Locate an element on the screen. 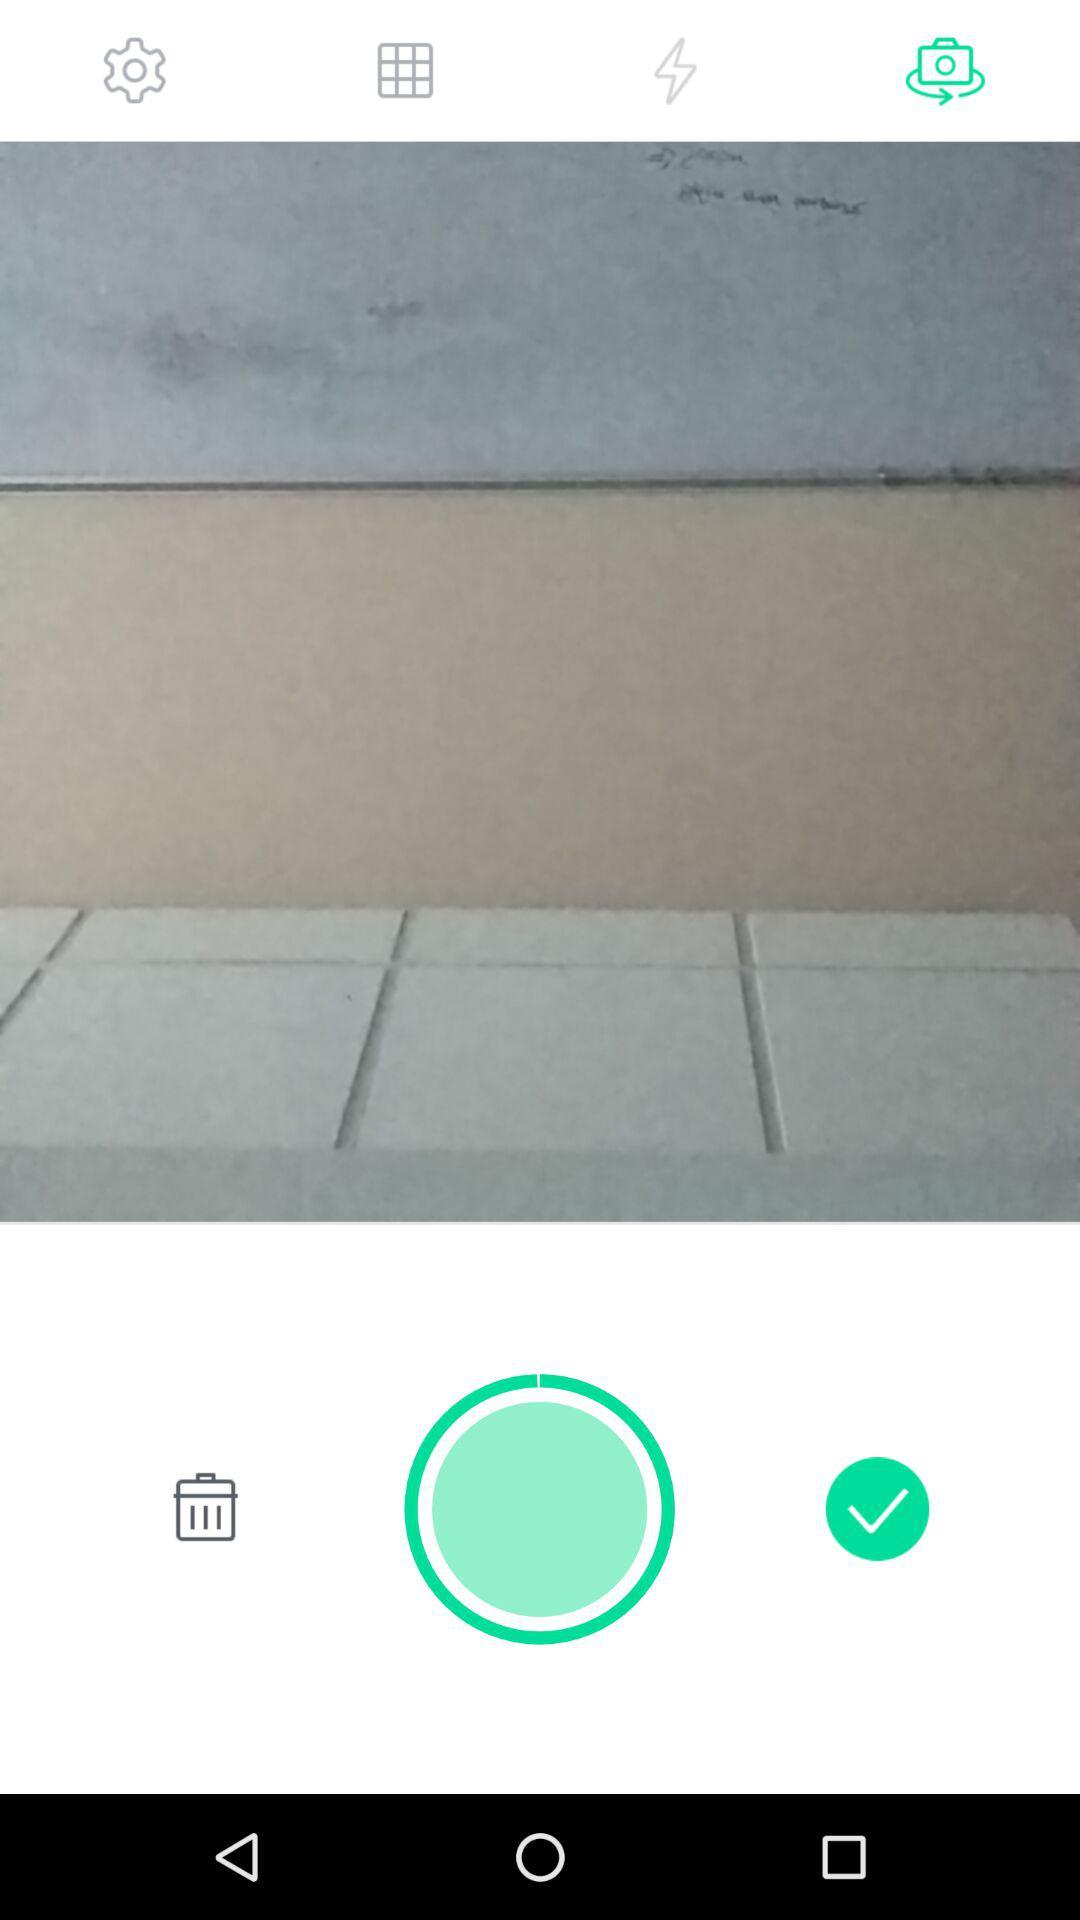 This screenshot has width=1080, height=1920. delete box is located at coordinates (201, 1508).